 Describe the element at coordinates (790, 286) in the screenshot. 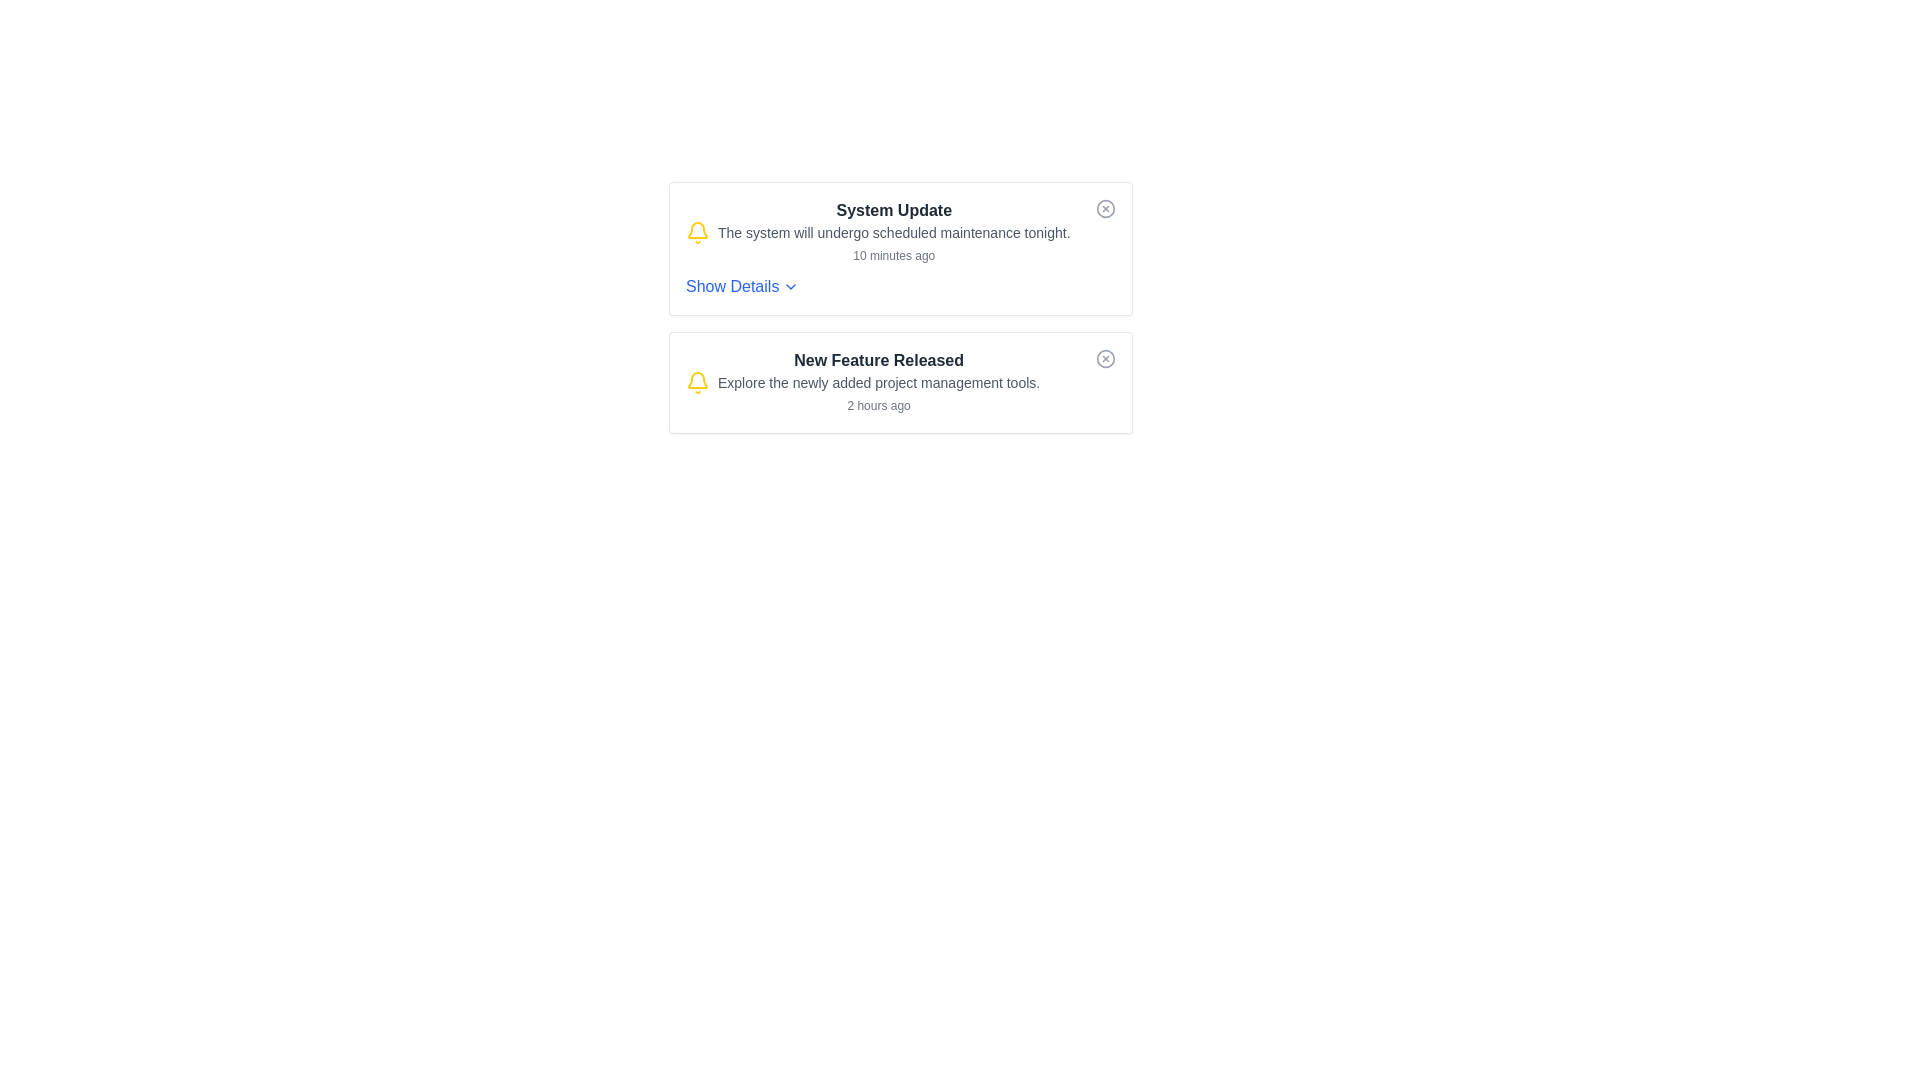

I see `the Chevron or Dropdown indicator located to the immediate right of the 'Show Details' button within the 'System Update' notification card to interact with the button` at that location.